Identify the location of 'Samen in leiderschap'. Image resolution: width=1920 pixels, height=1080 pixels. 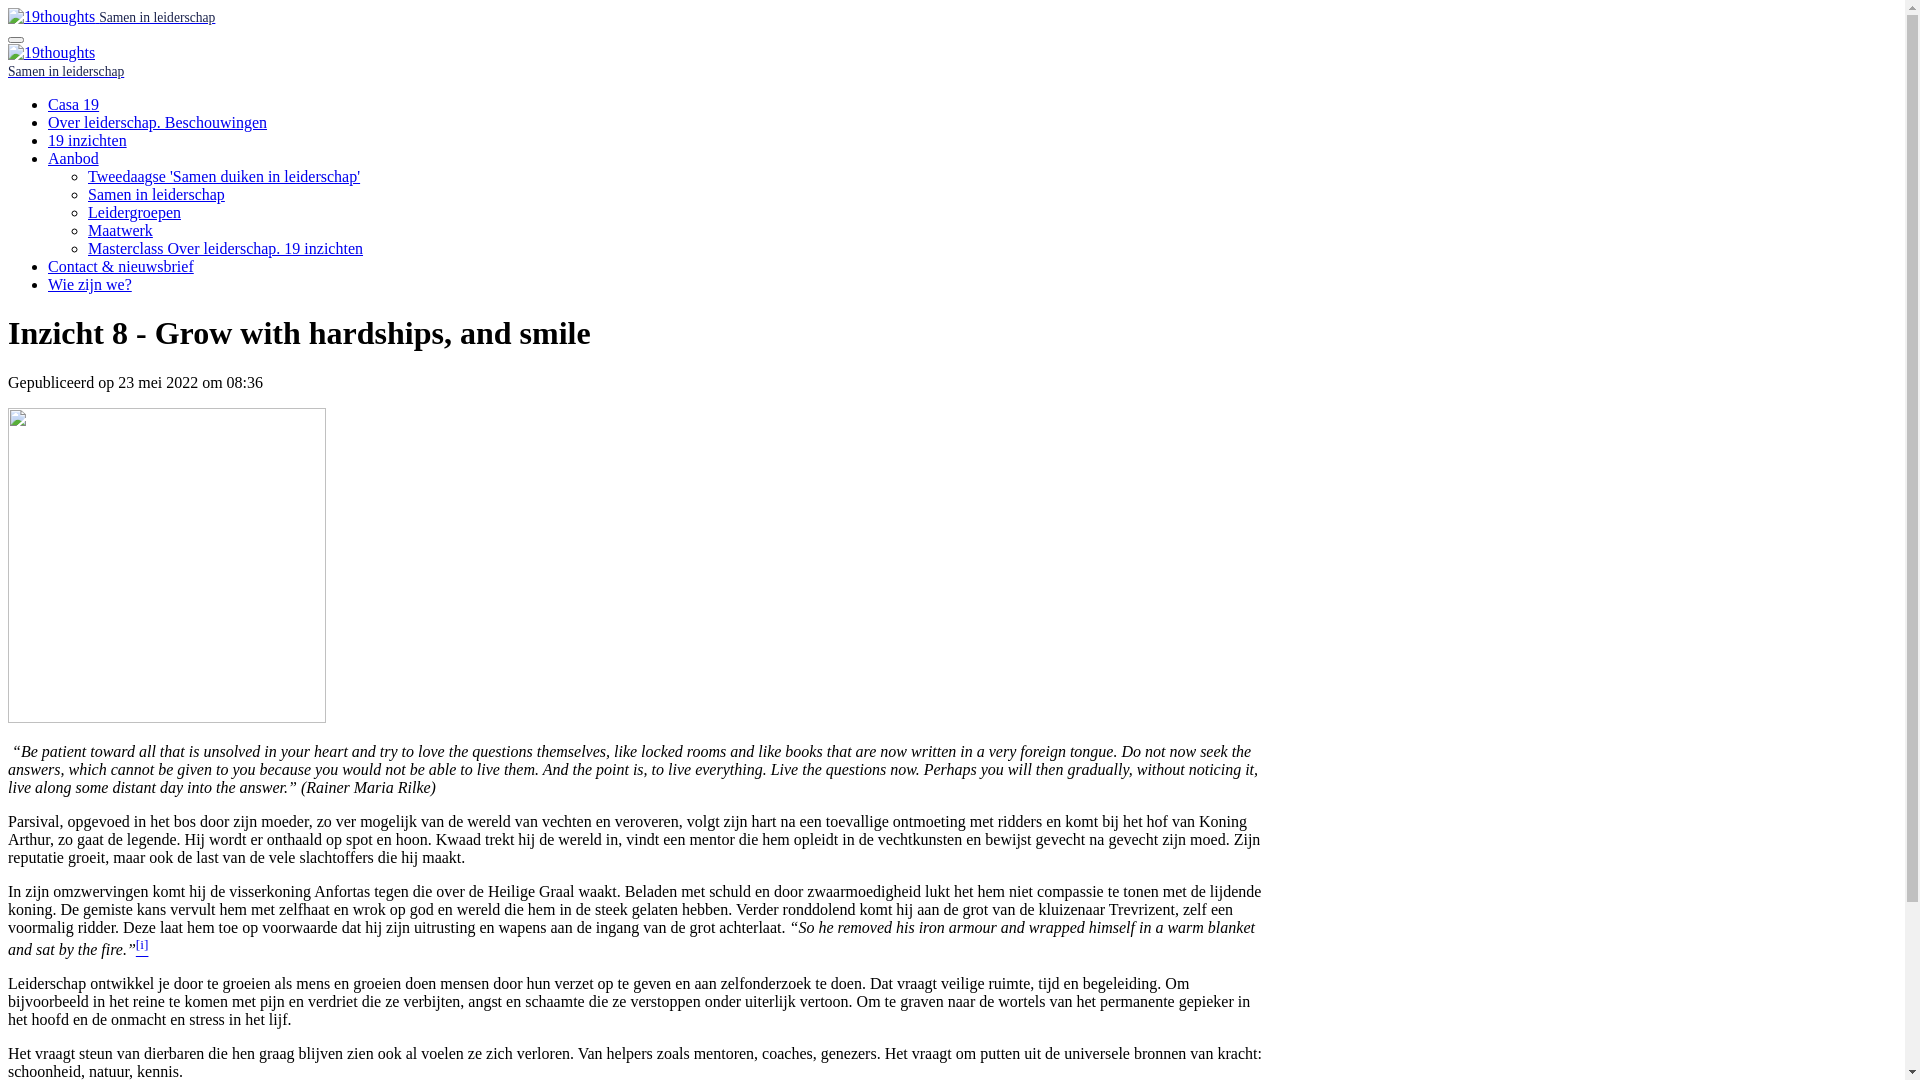
(110, 16).